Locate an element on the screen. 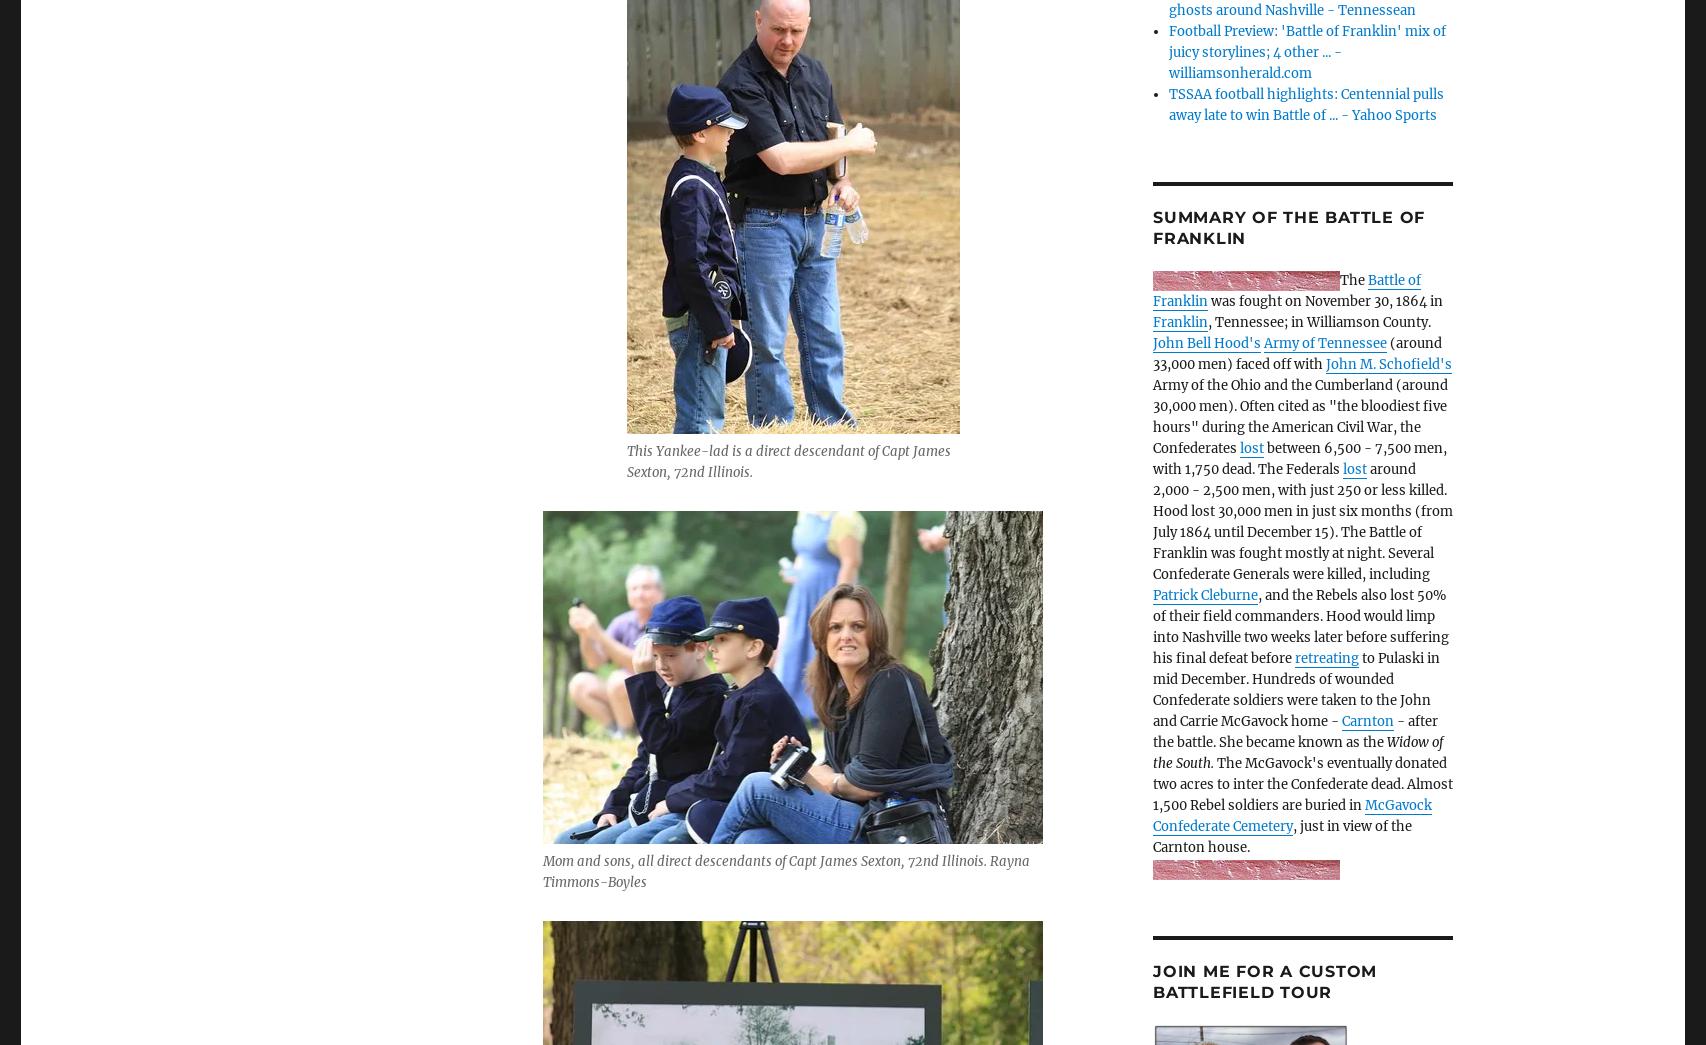 The width and height of the screenshot is (1706, 1045). 'around 2,000 - 2,500 men, with just 250 or less killed. Hood lost 30,000 men in just six months (from July 1864 until December 15). The Battle of Franklin was fought mostly at night.  Several Confederate Generals were killed, including' is located at coordinates (1302, 520).